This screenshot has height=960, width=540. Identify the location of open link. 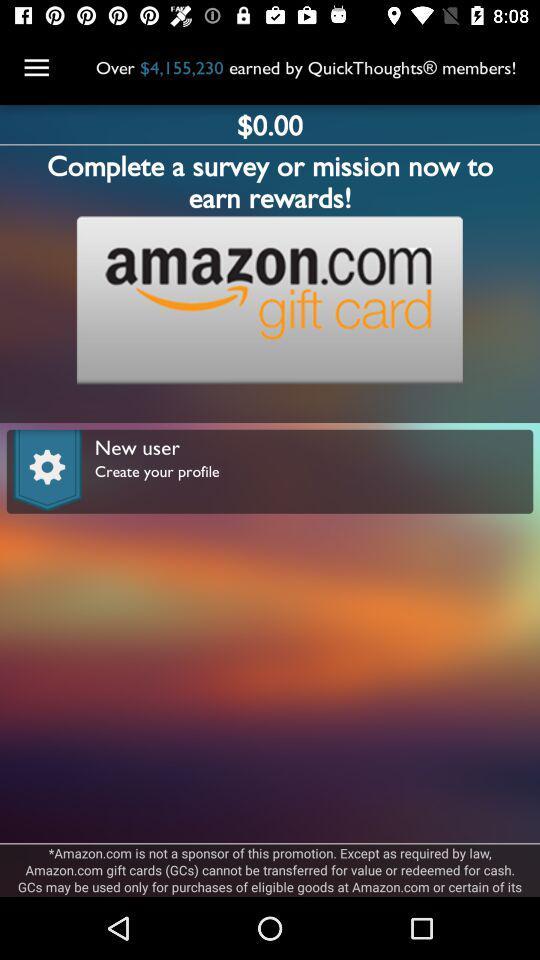
(269, 299).